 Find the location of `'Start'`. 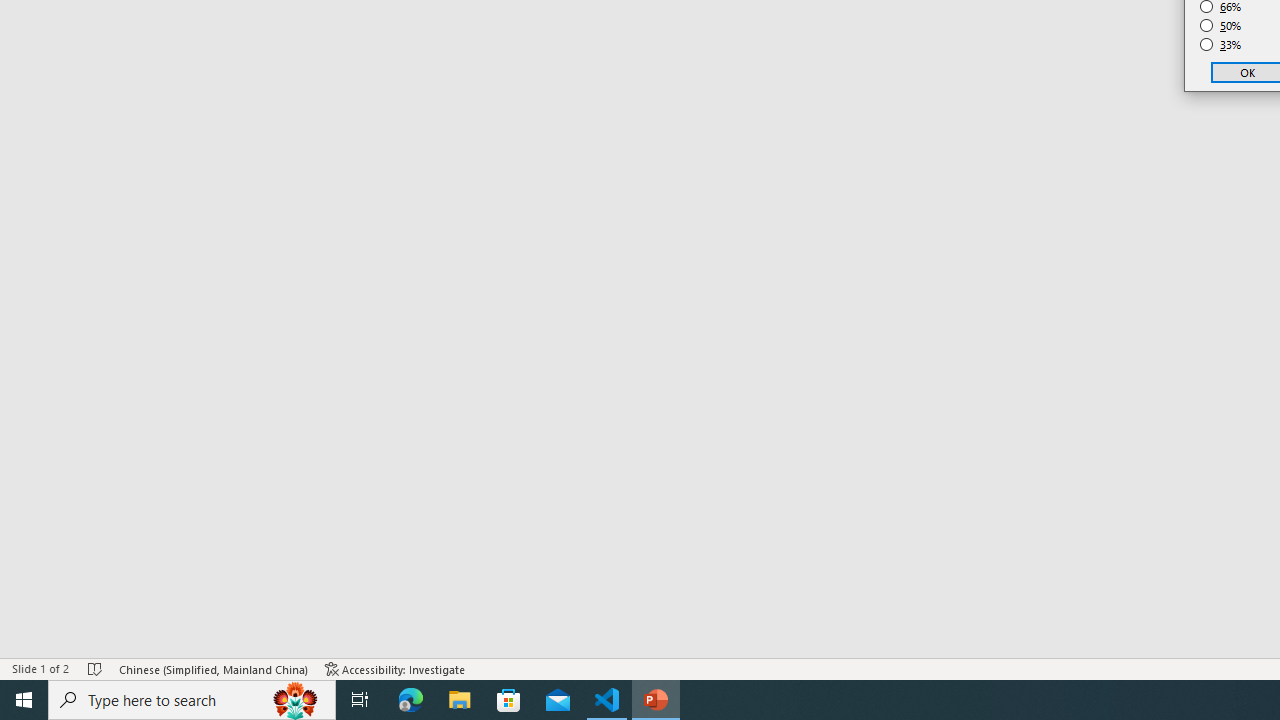

'Start' is located at coordinates (24, 698).